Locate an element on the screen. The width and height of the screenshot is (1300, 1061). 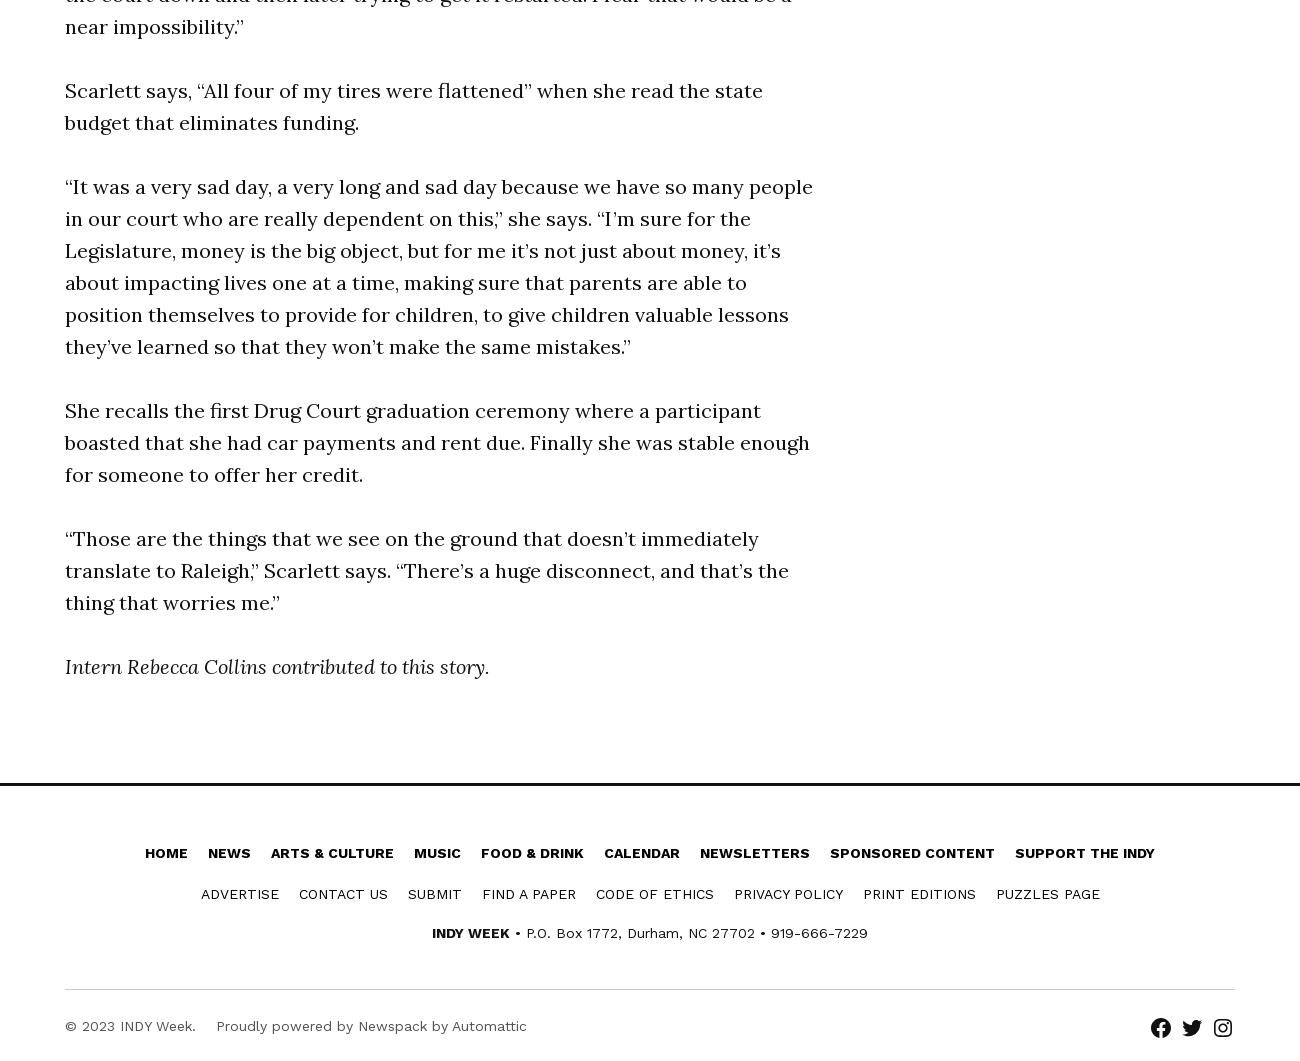
'• P.O. Box 1772, Durham, NC 27702 • 919-666-7229' is located at coordinates (688, 932).